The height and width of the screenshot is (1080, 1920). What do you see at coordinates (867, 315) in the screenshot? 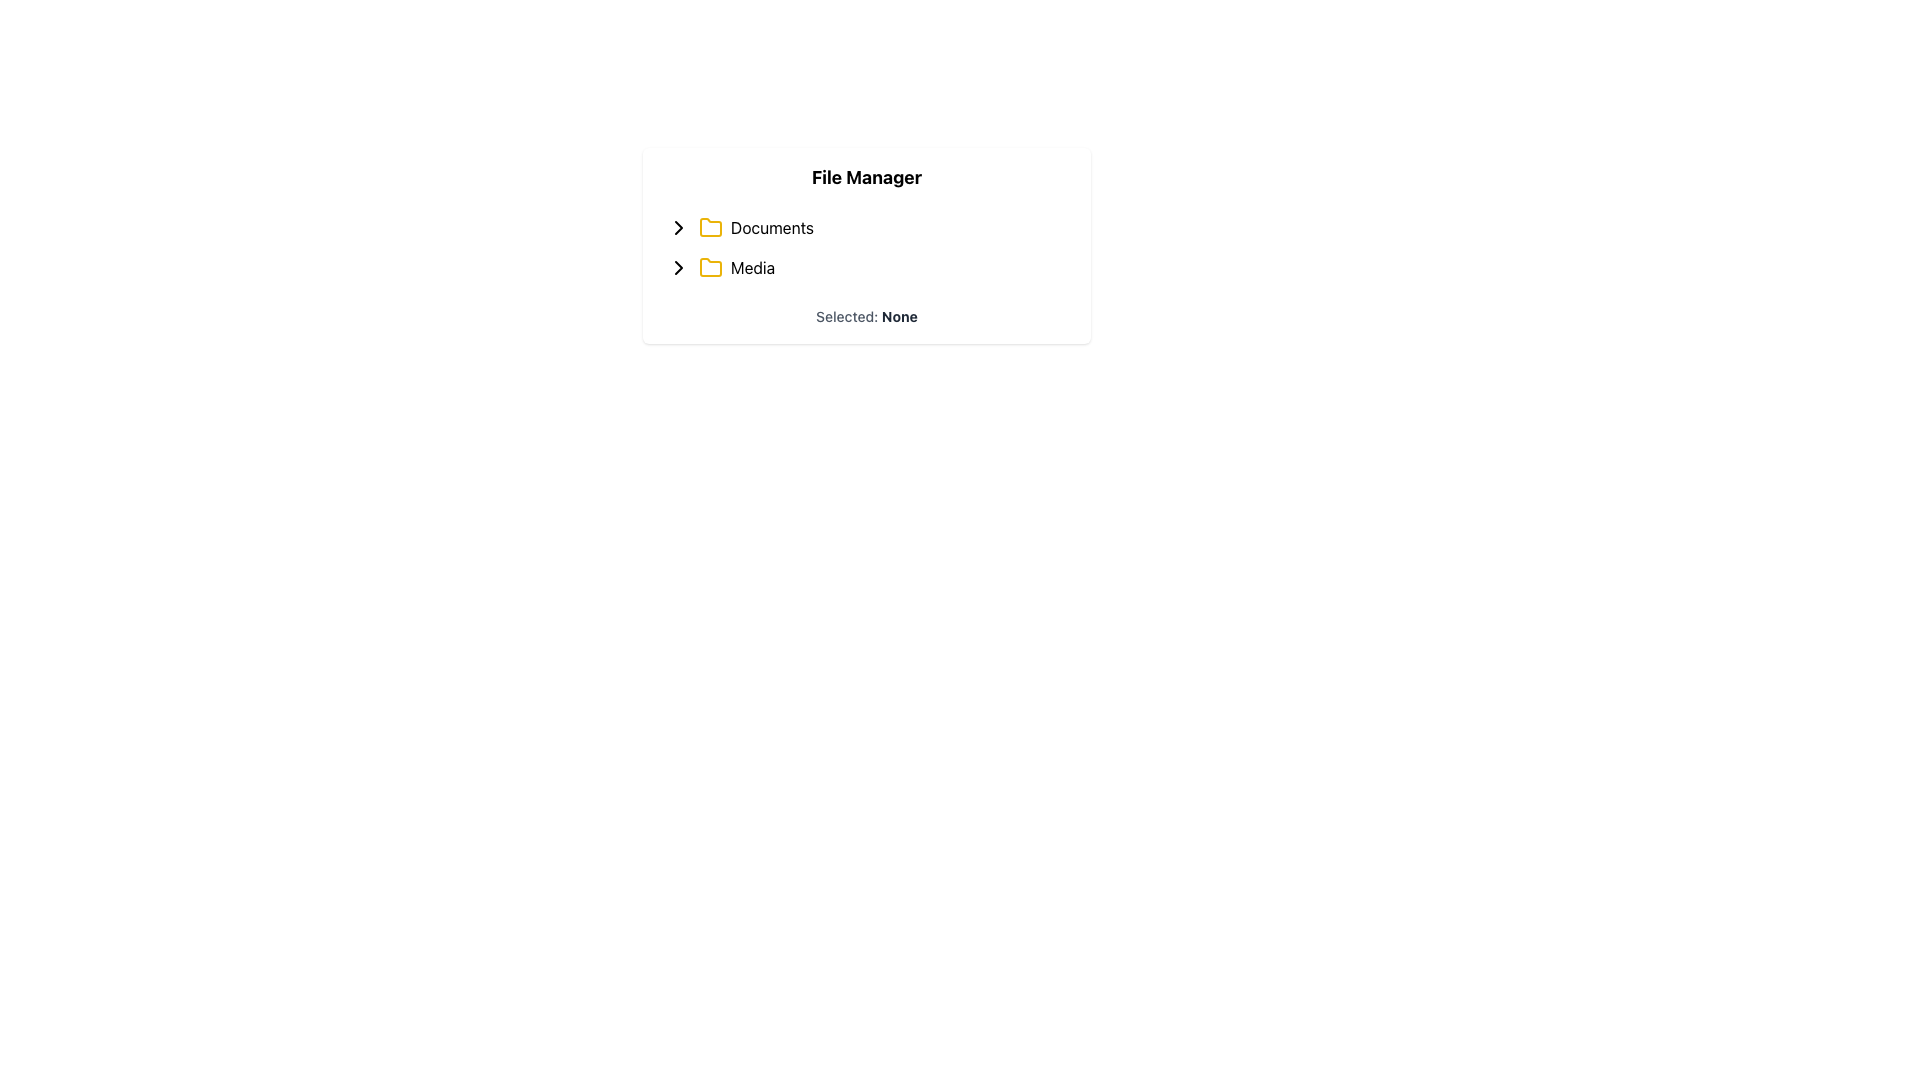
I see `the informational Text Label that indicates the currently selected item, displaying 'Selected:' followed by the value` at bounding box center [867, 315].